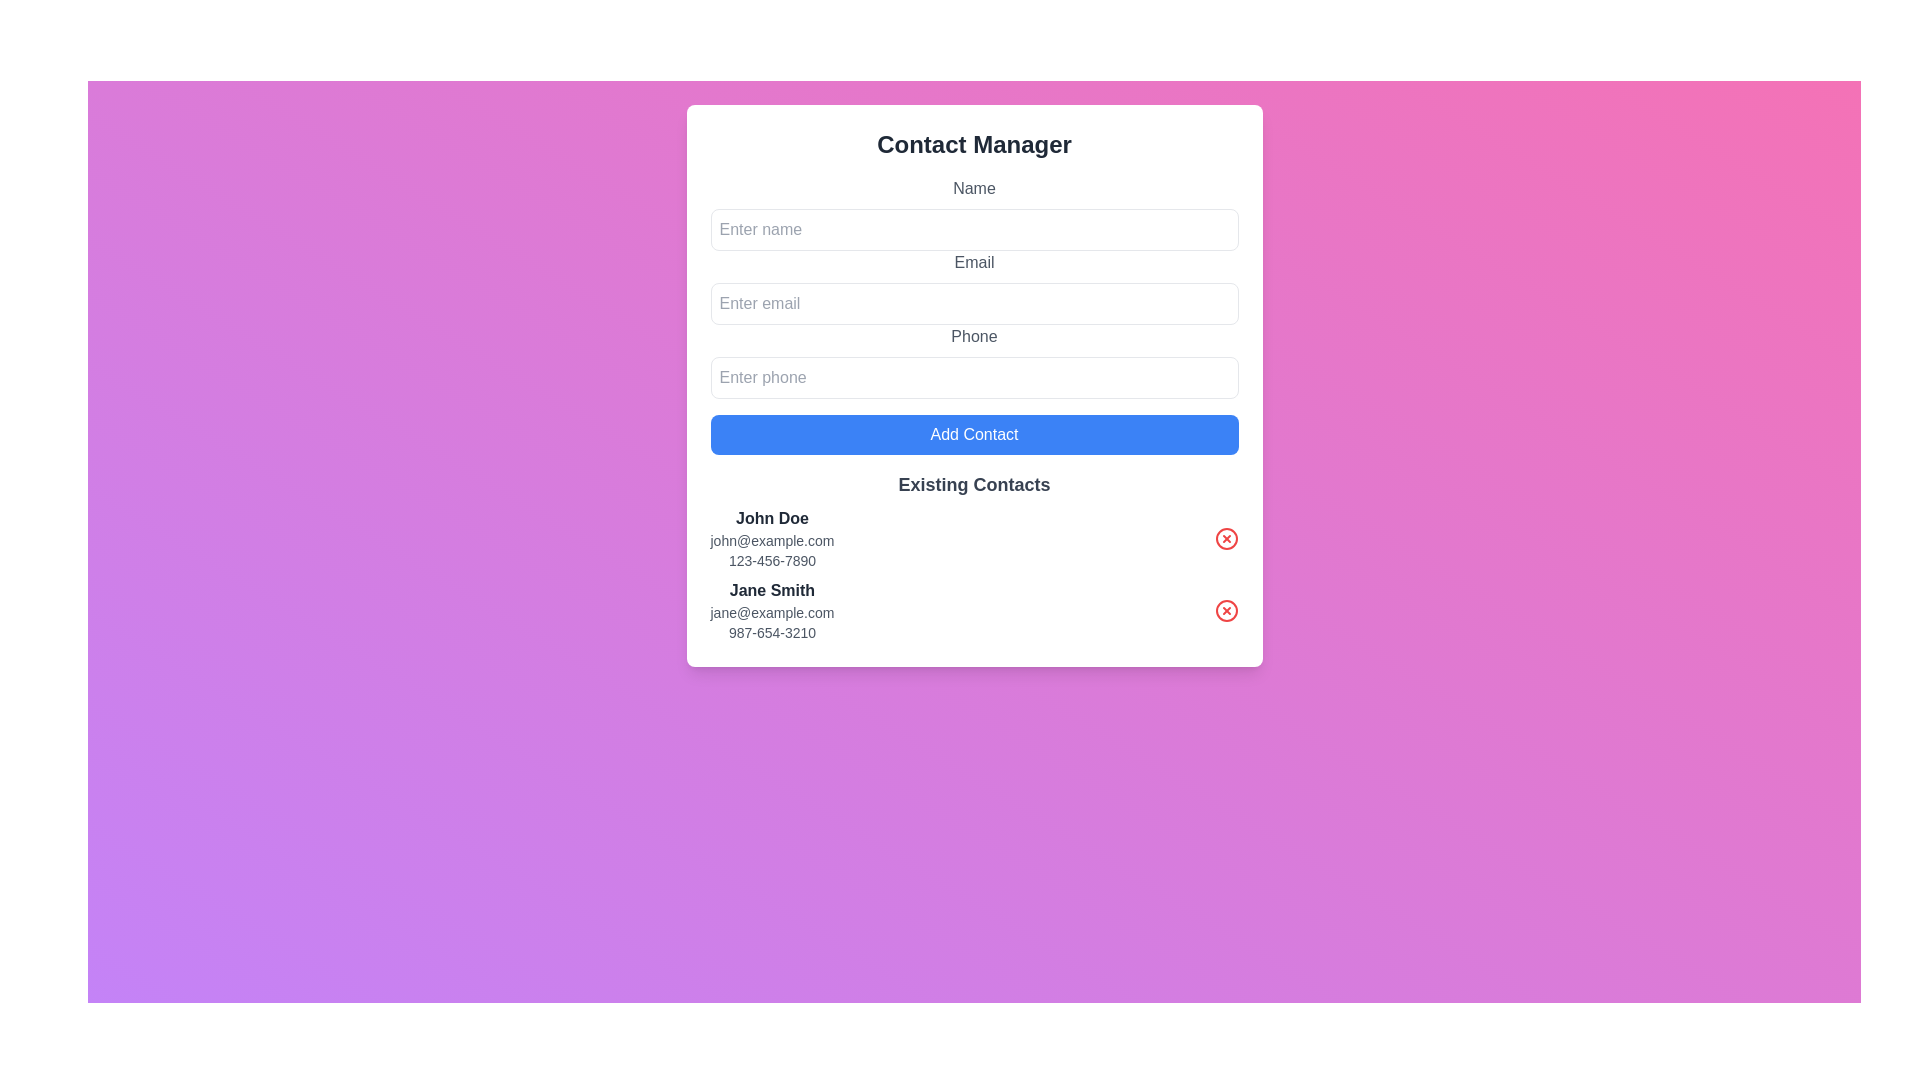 The height and width of the screenshot is (1080, 1920). I want to click on the delete button icon for the contact 'John Doe' in the 'Existing Contacts' section, so click(1225, 538).